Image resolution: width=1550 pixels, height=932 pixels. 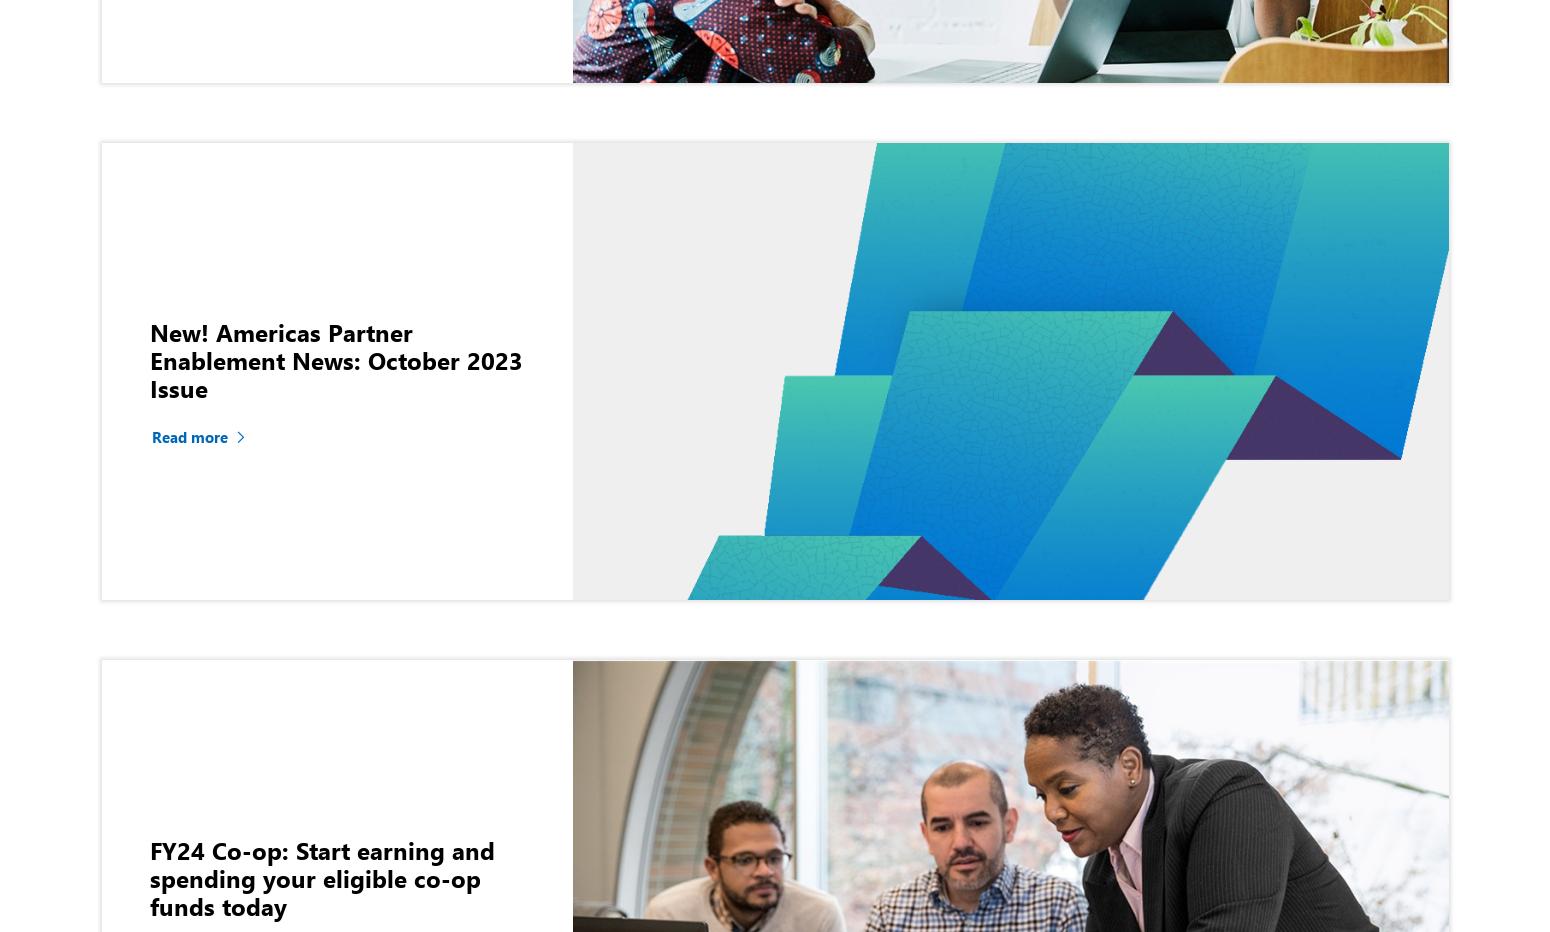 What do you see at coordinates (585, 313) in the screenshot?
I see `'#BizApps'` at bounding box center [585, 313].